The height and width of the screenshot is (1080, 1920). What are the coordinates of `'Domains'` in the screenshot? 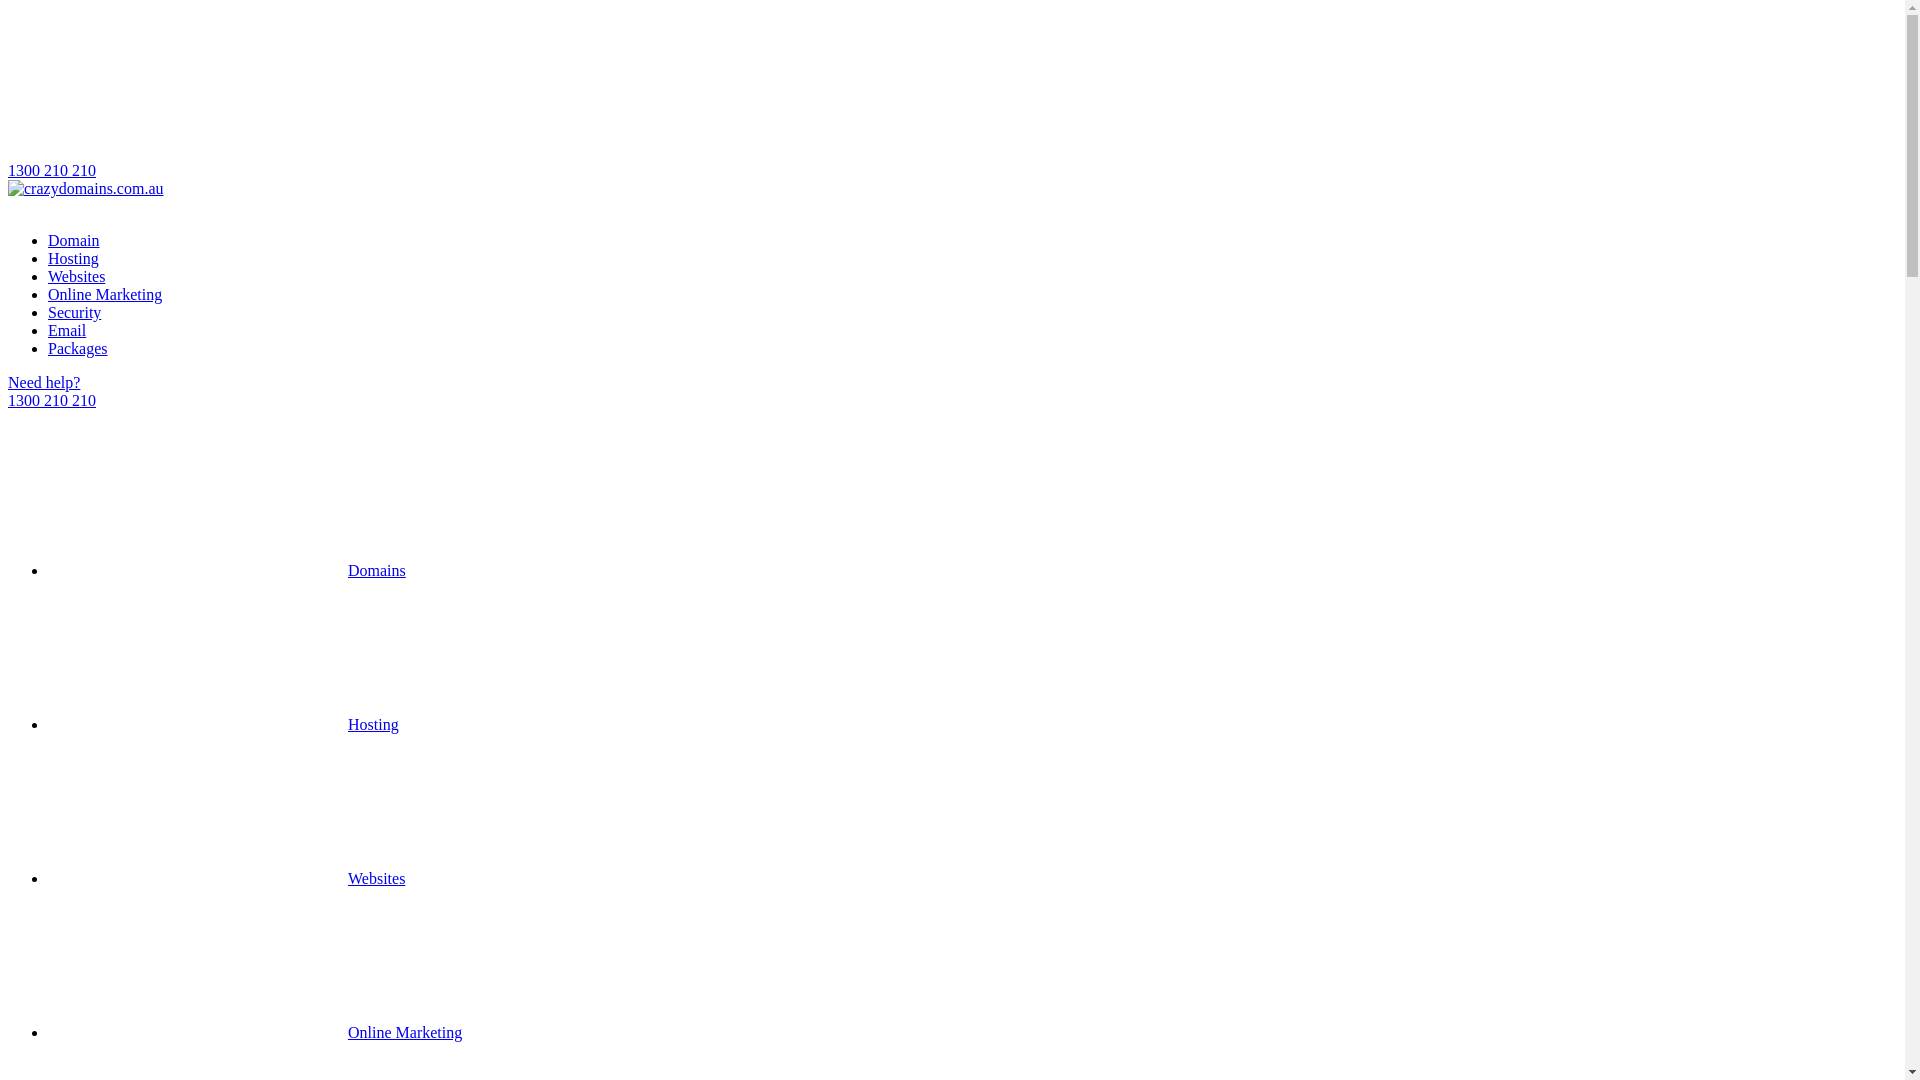 It's located at (226, 570).